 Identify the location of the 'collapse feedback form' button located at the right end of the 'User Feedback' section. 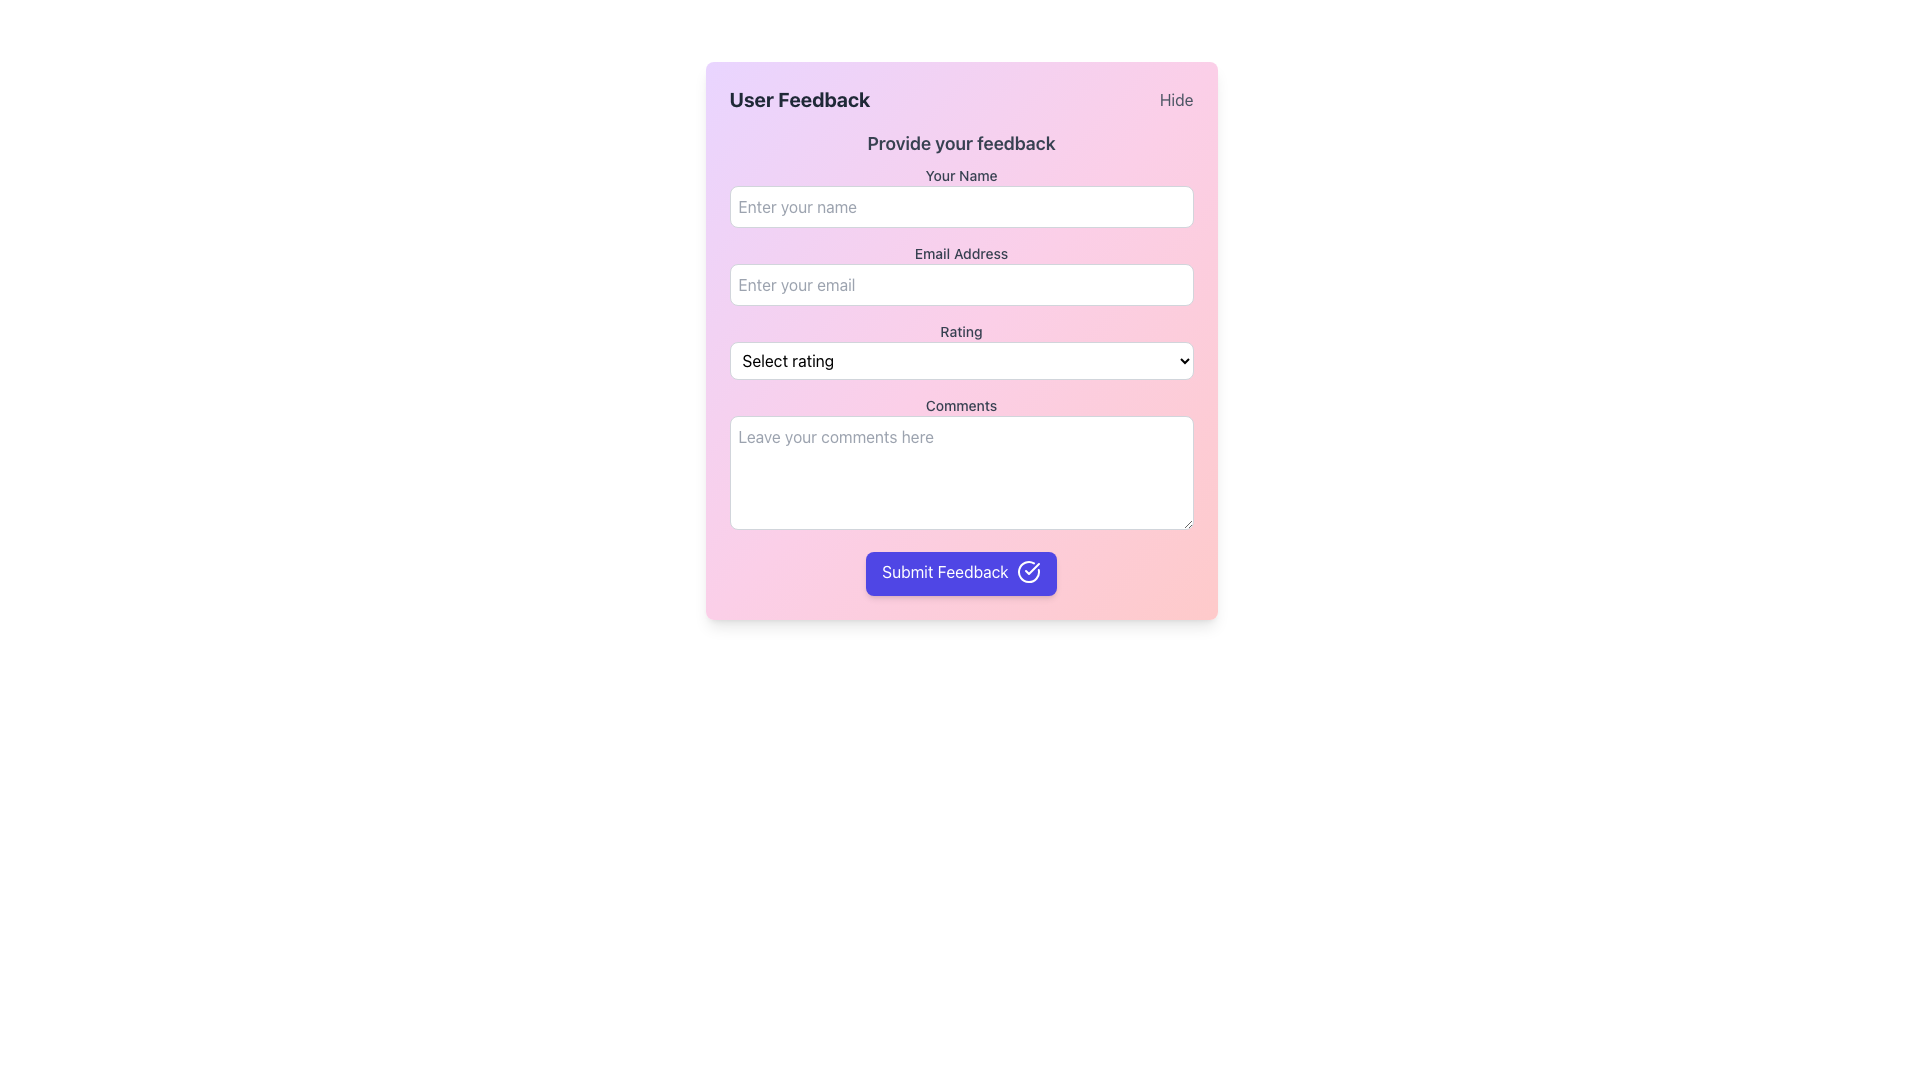
(1176, 100).